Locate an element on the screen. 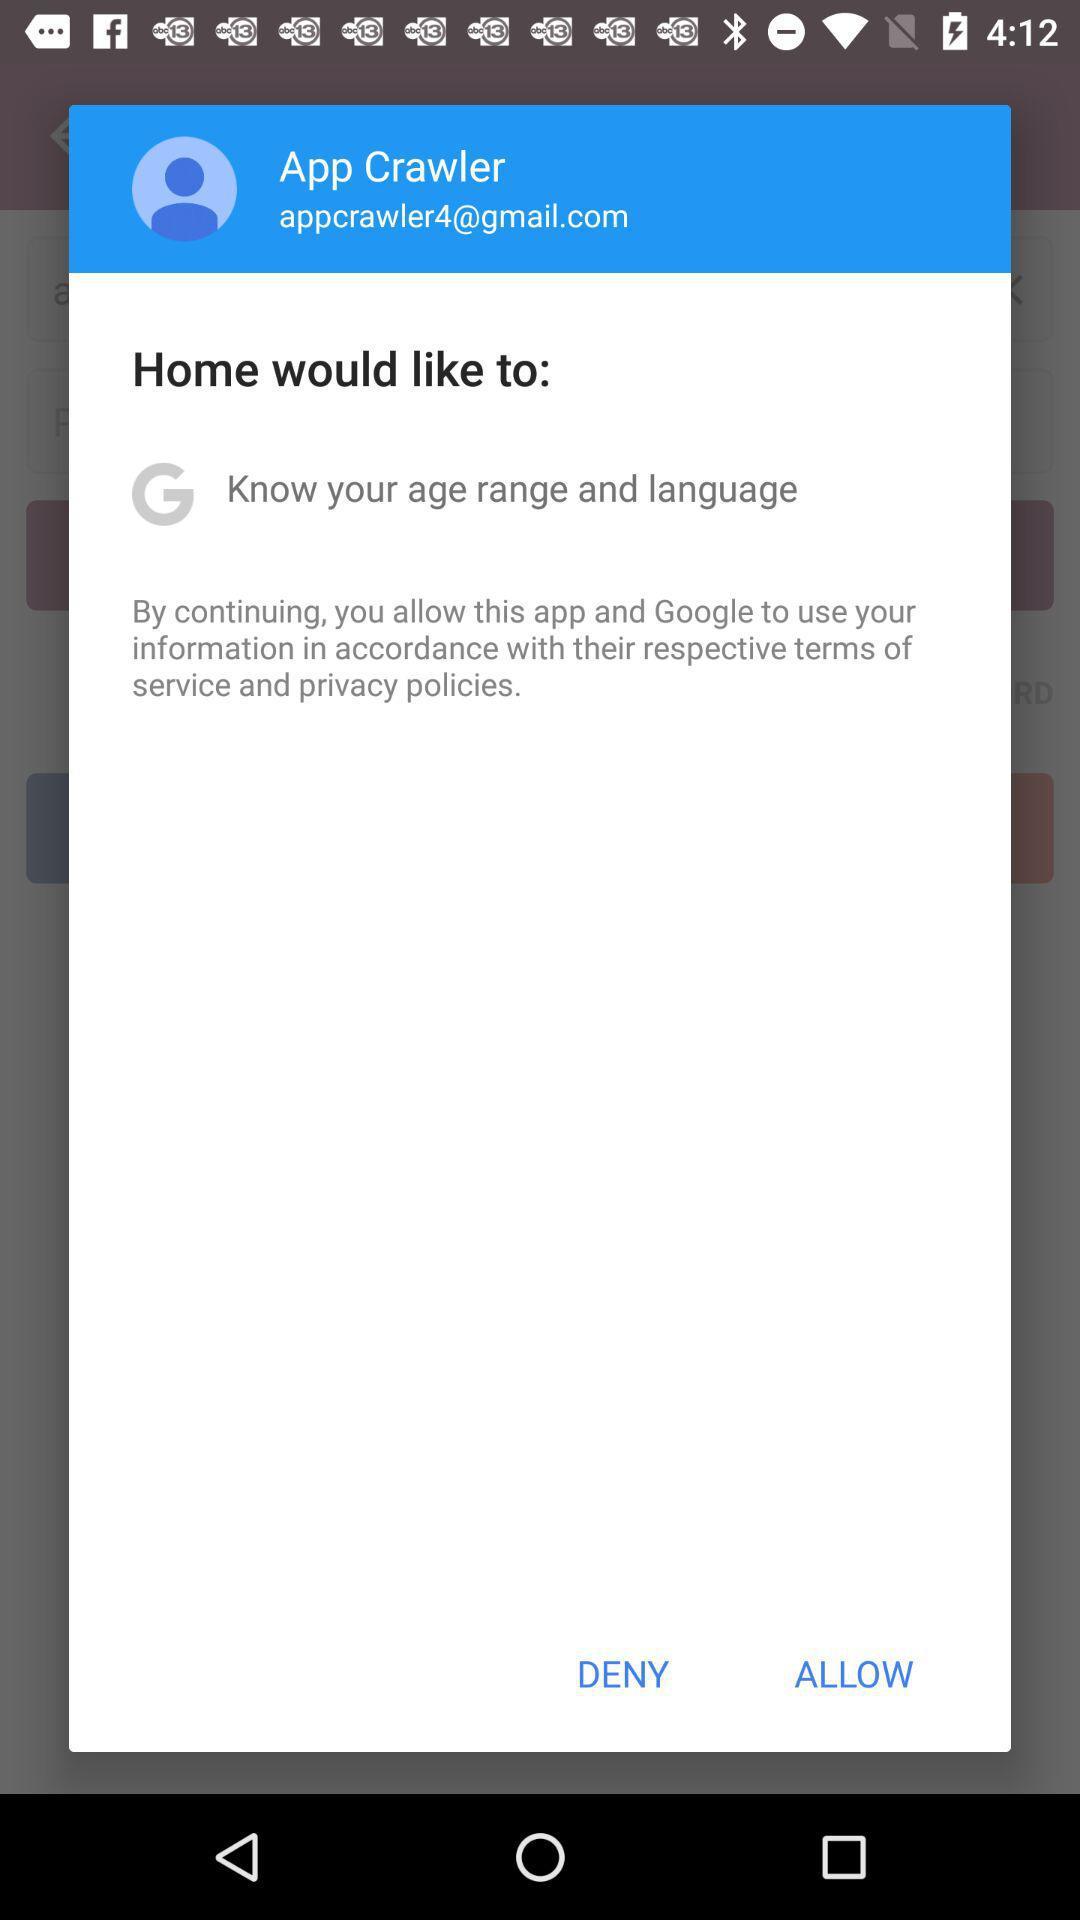 This screenshot has height=1920, width=1080. deny icon is located at coordinates (621, 1673).